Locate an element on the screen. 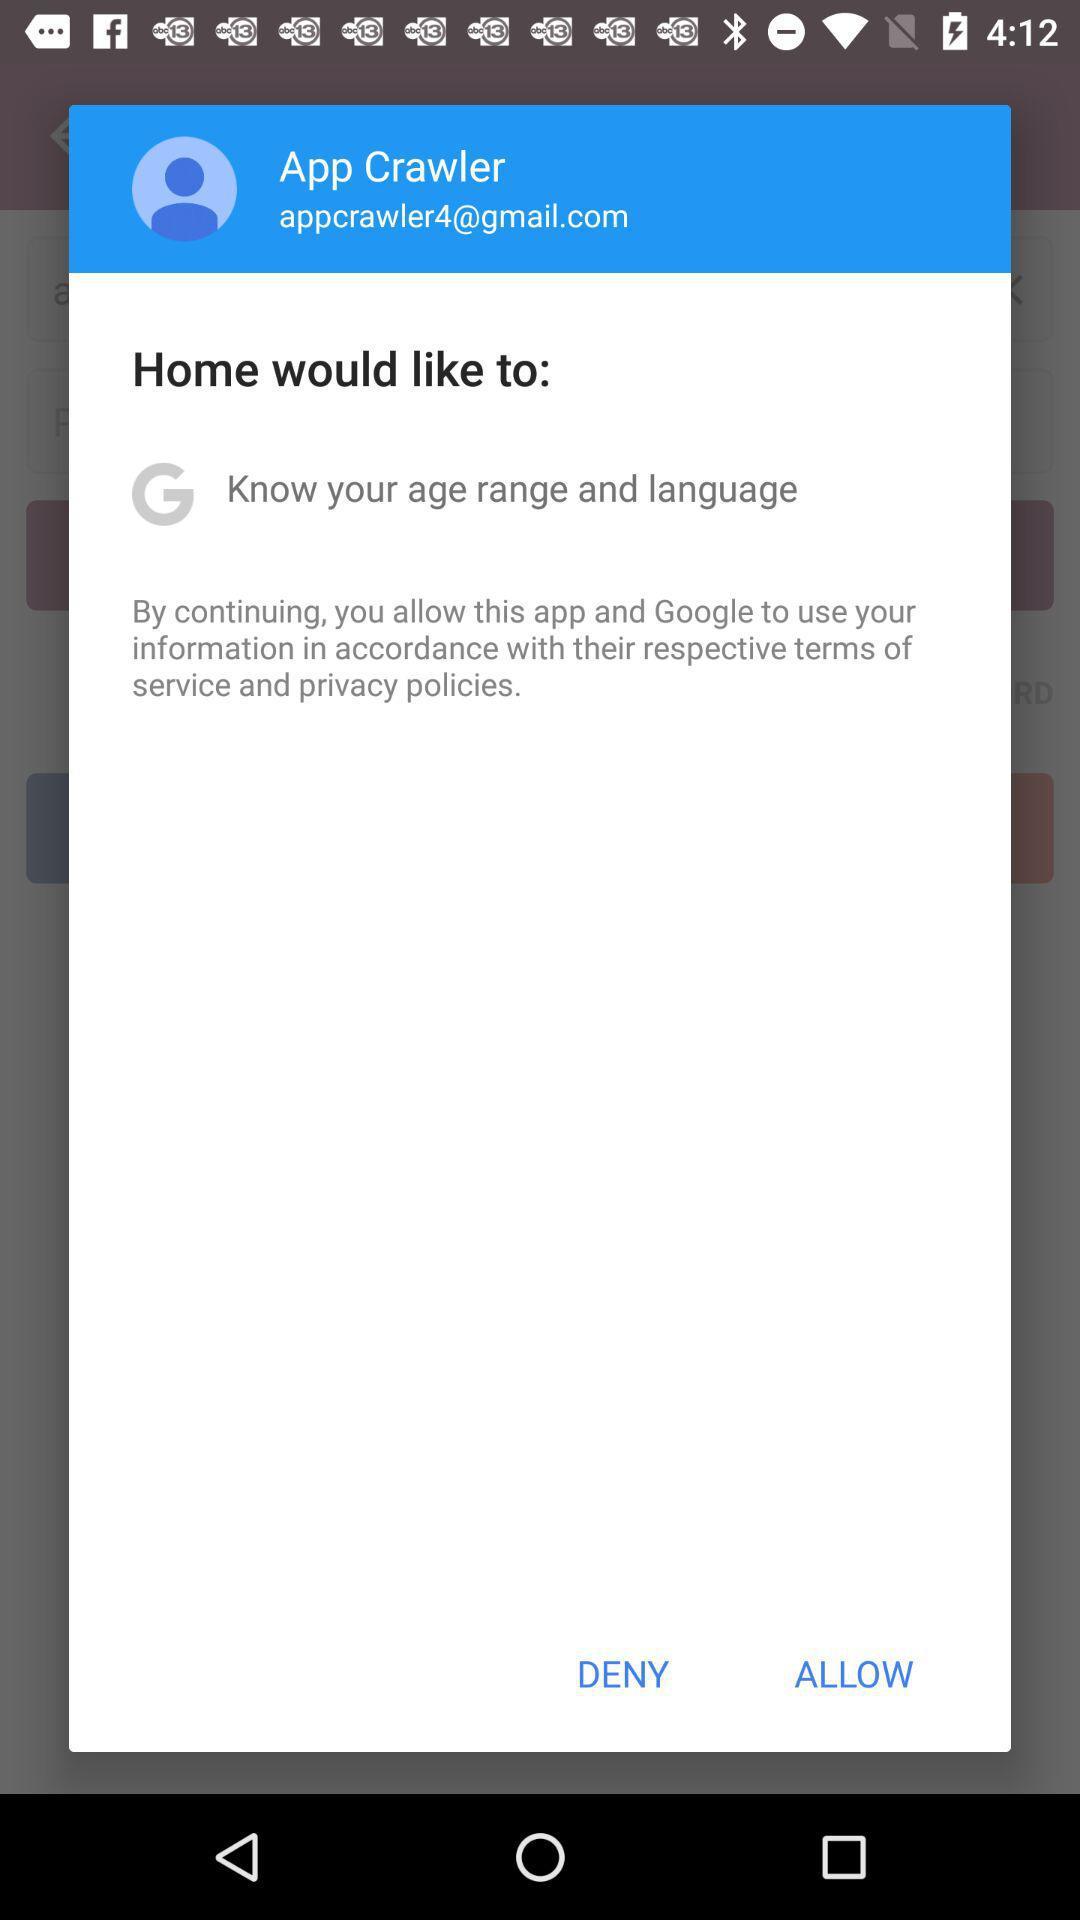 This screenshot has height=1920, width=1080. deny icon is located at coordinates (621, 1673).